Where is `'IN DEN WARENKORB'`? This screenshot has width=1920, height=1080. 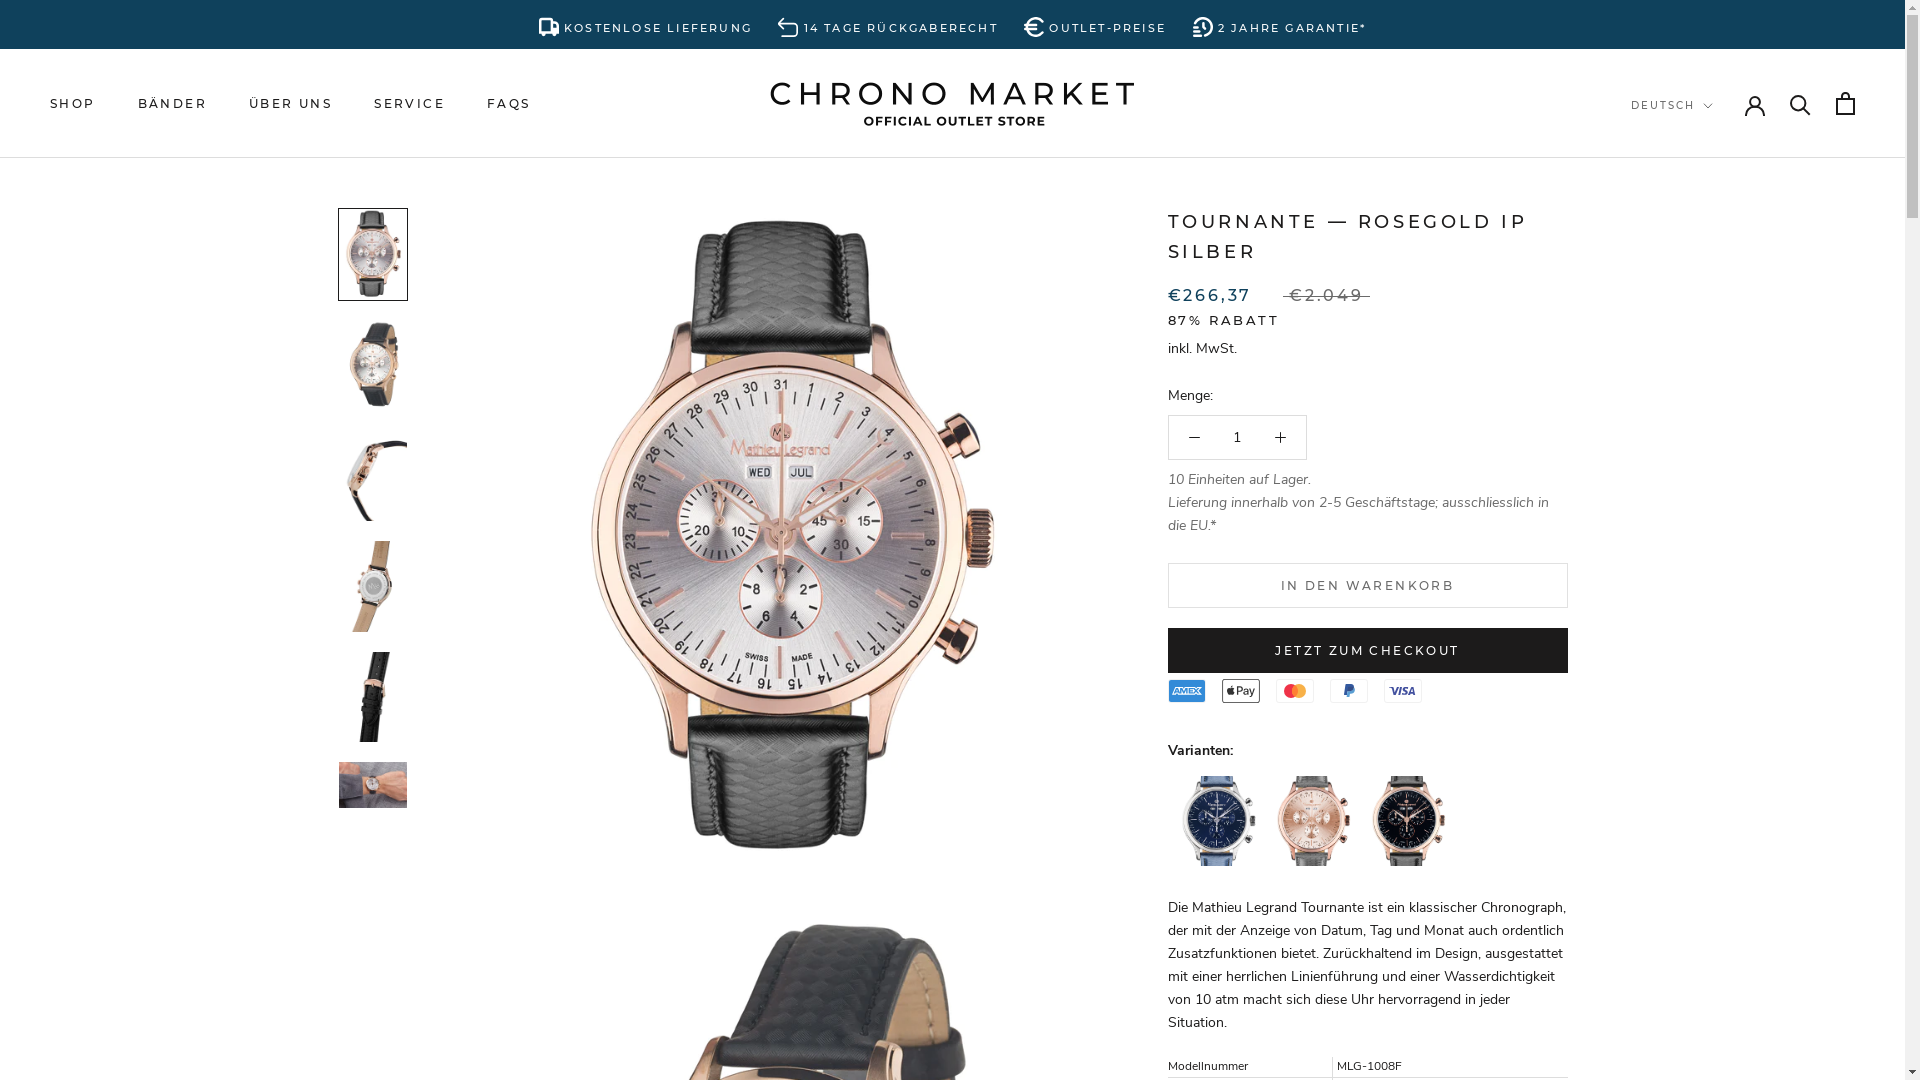 'IN DEN WARENKORB' is located at coordinates (1367, 585).